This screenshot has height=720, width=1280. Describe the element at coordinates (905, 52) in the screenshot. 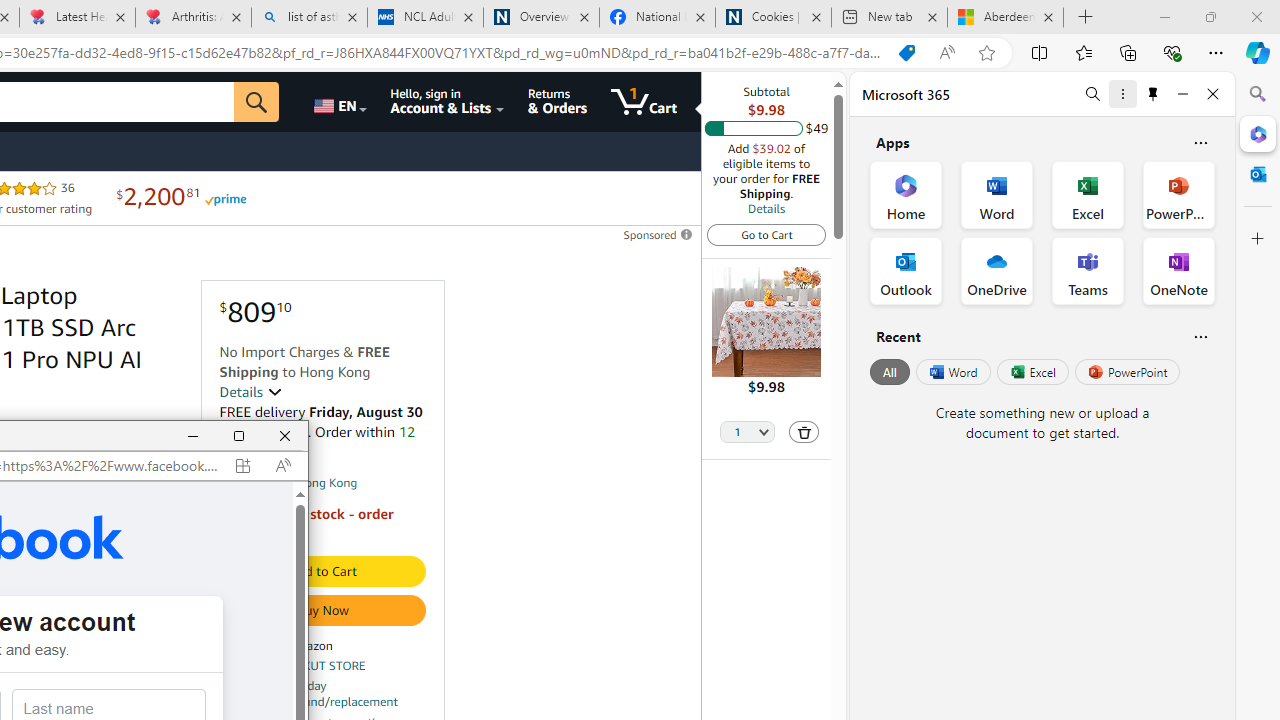

I see `'You have the best price!'` at that location.